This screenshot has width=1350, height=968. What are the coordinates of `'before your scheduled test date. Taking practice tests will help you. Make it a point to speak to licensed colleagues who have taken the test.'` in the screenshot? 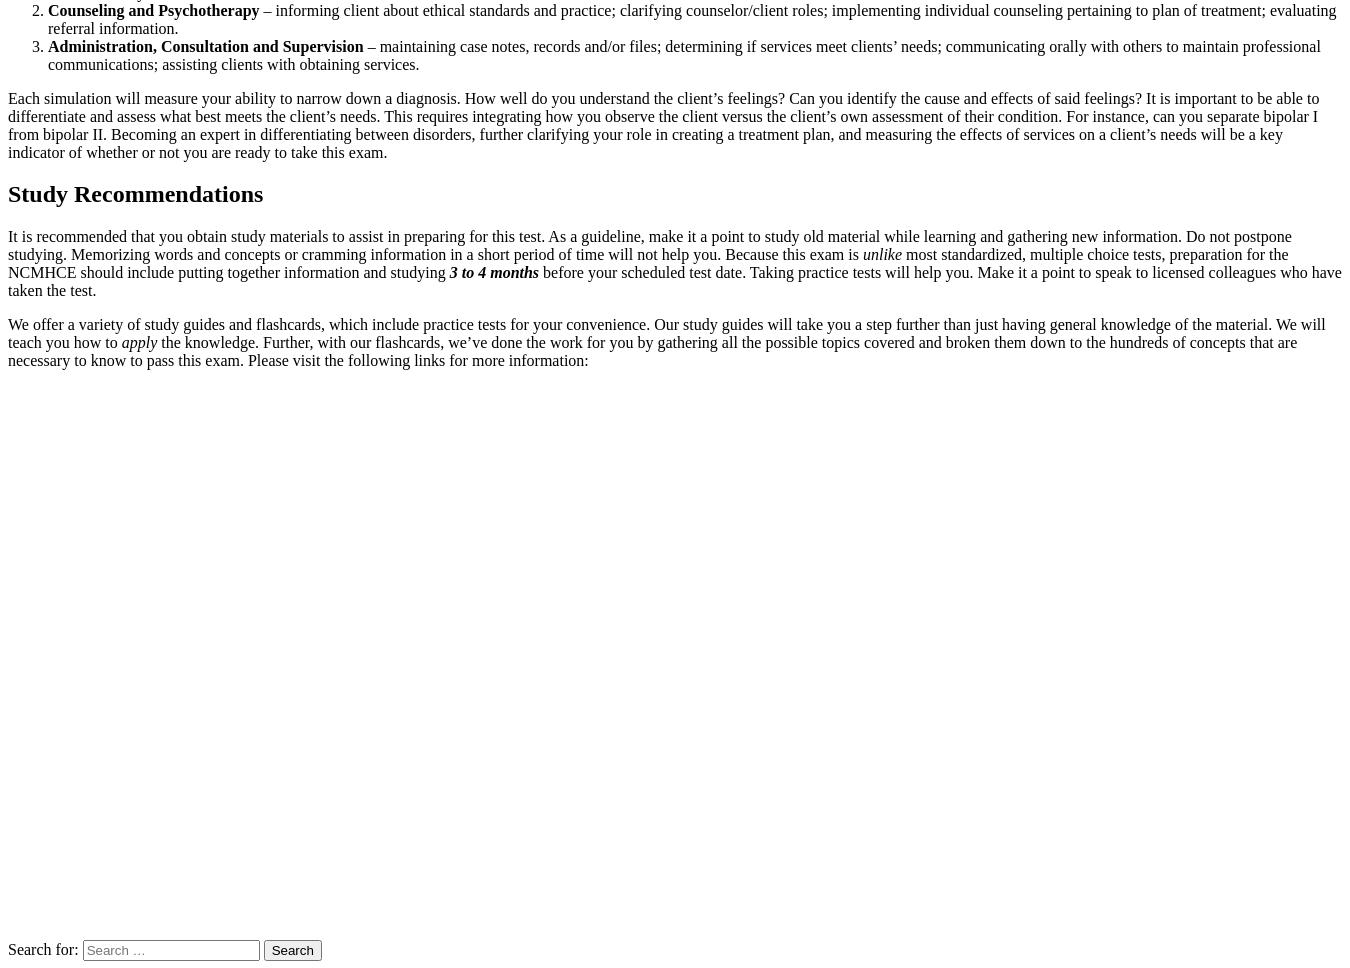 It's located at (674, 281).